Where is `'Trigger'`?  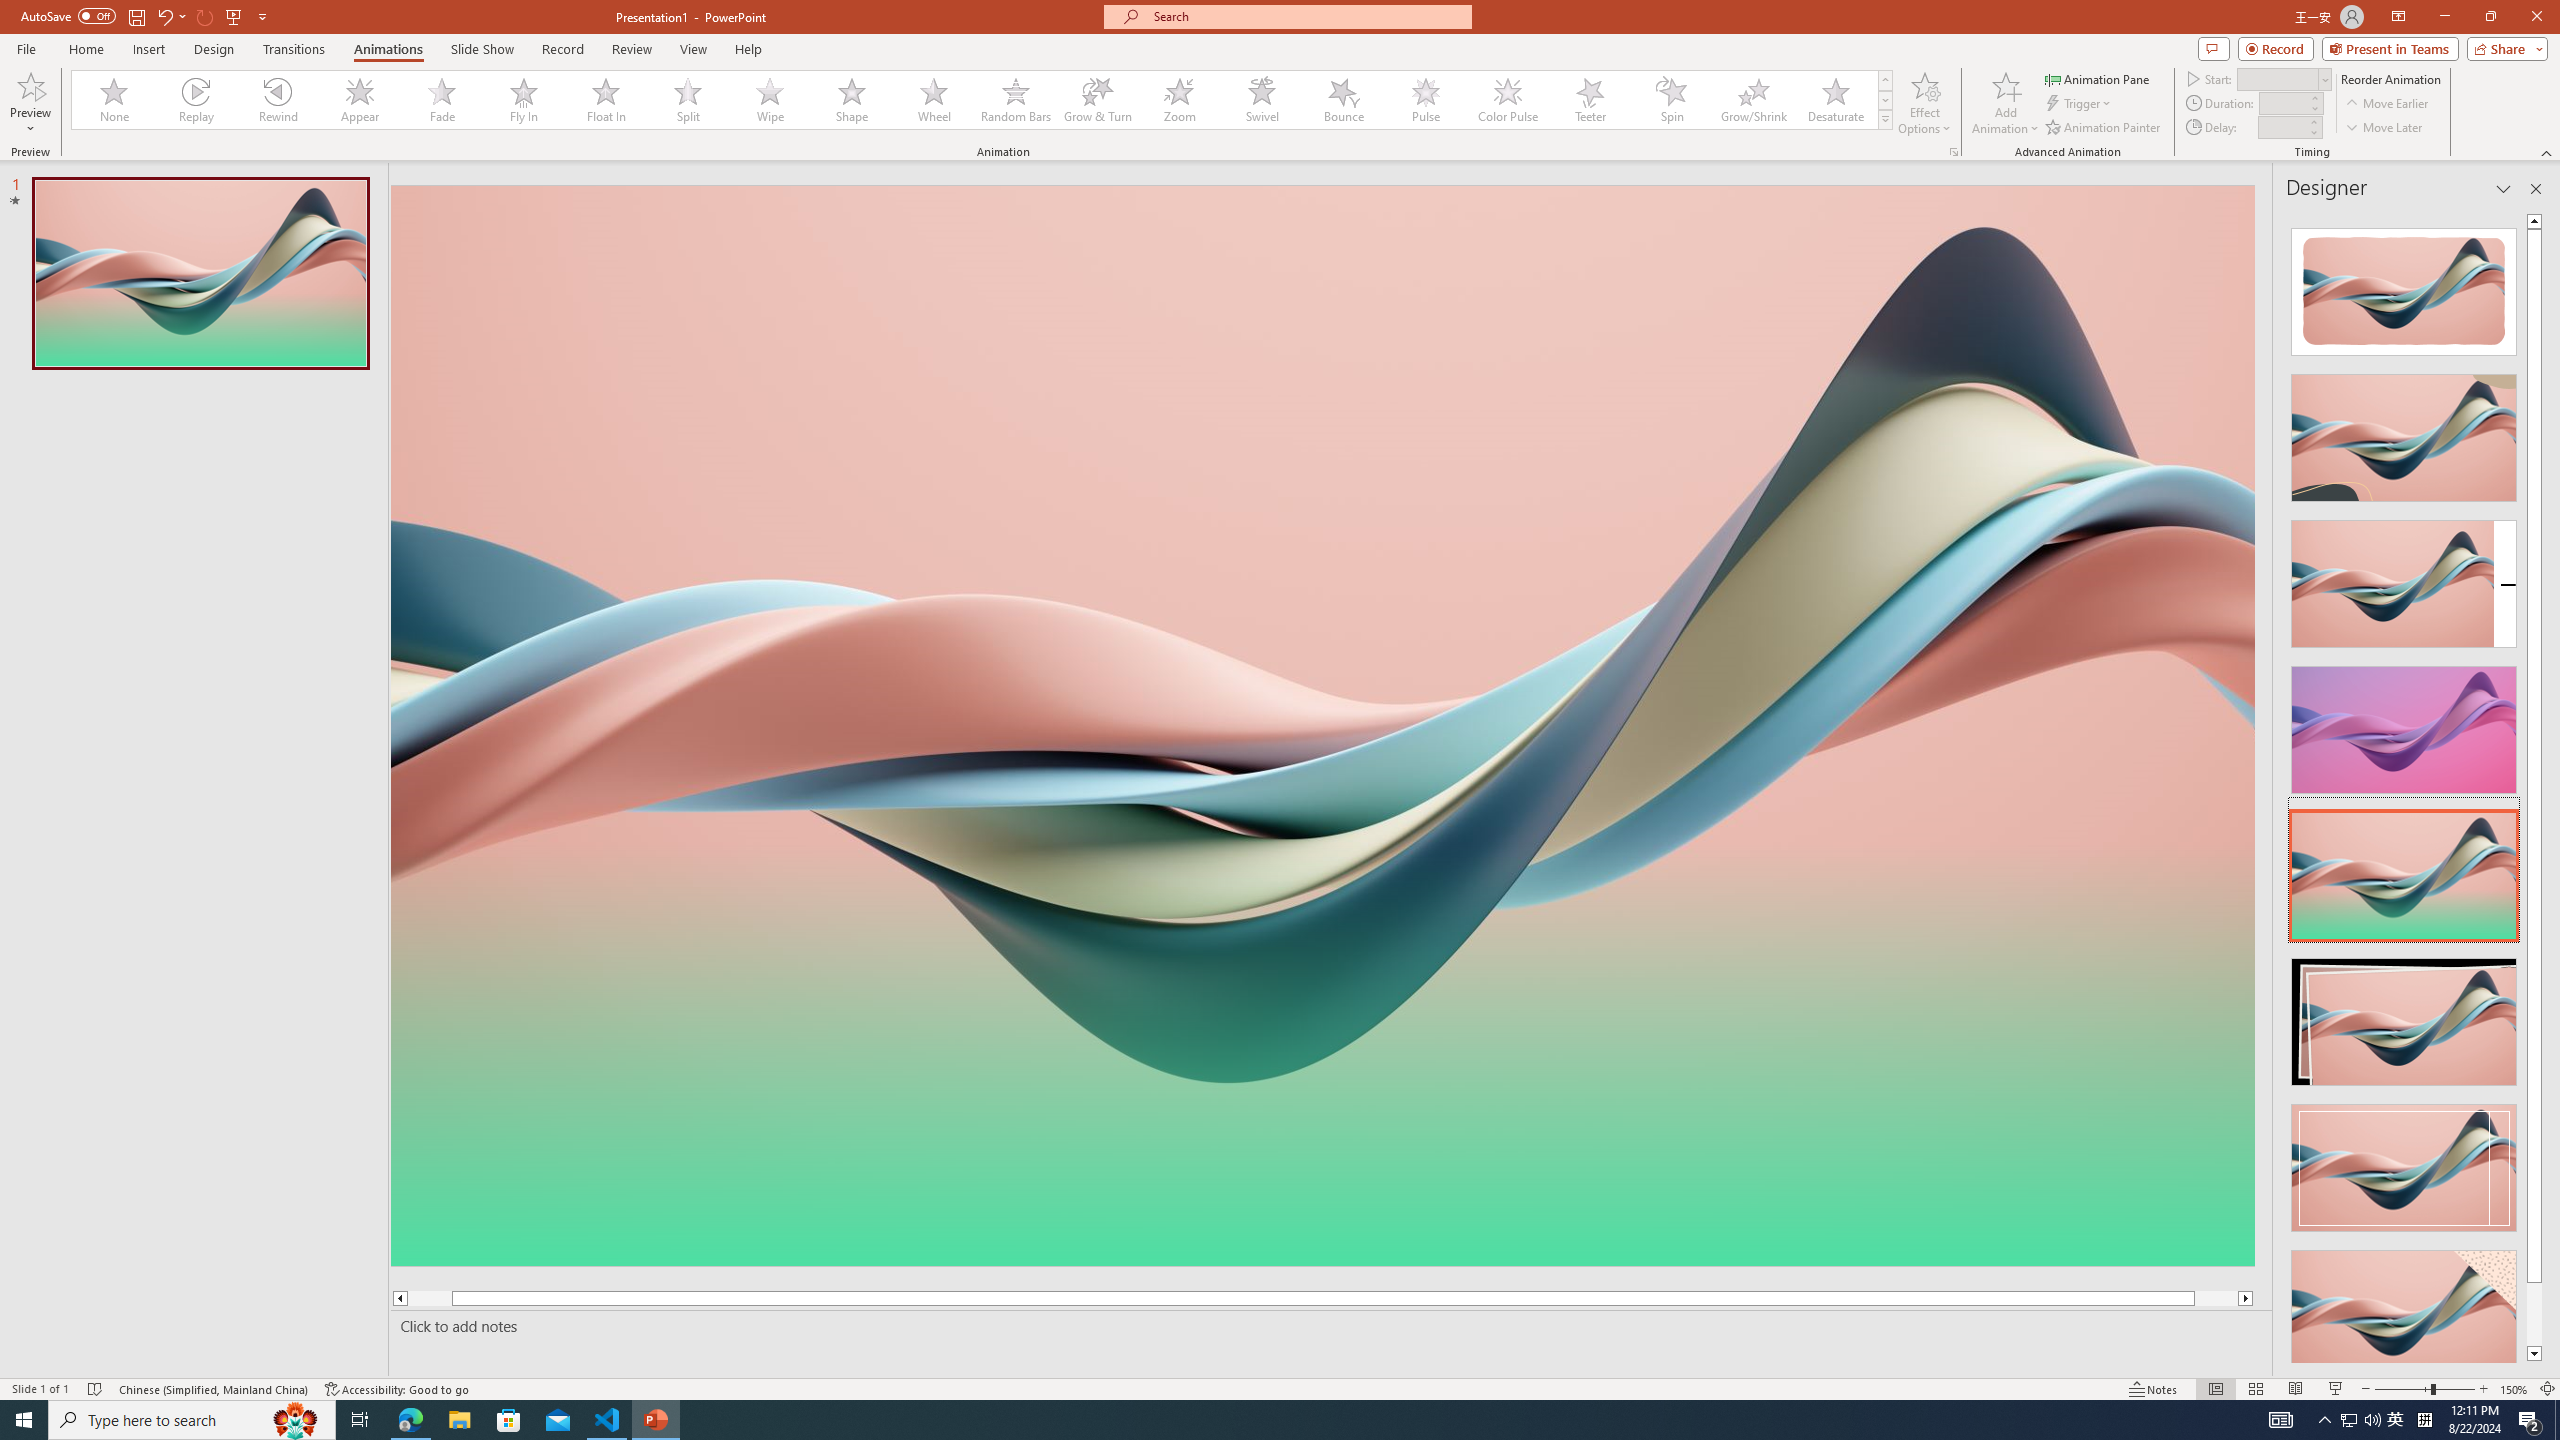 'Trigger' is located at coordinates (2079, 103).